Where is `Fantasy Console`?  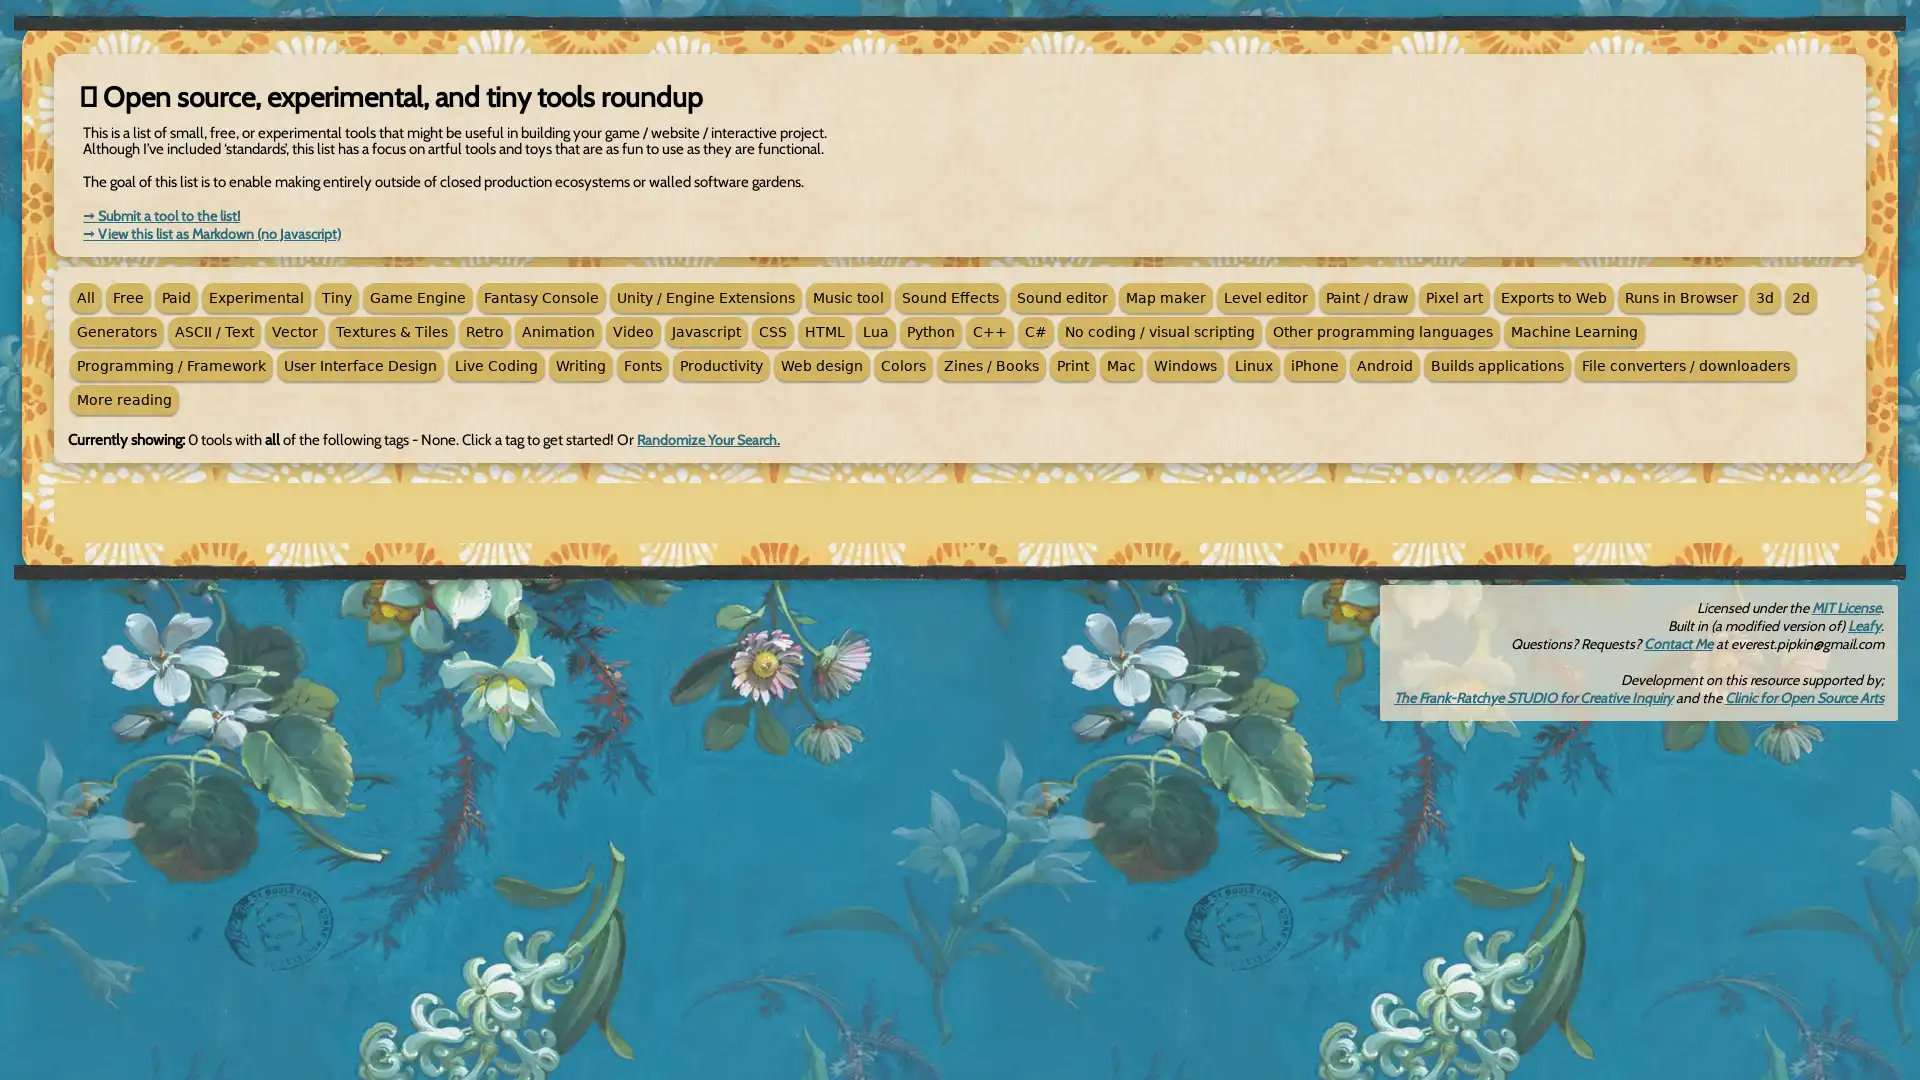
Fantasy Console is located at coordinates (541, 297).